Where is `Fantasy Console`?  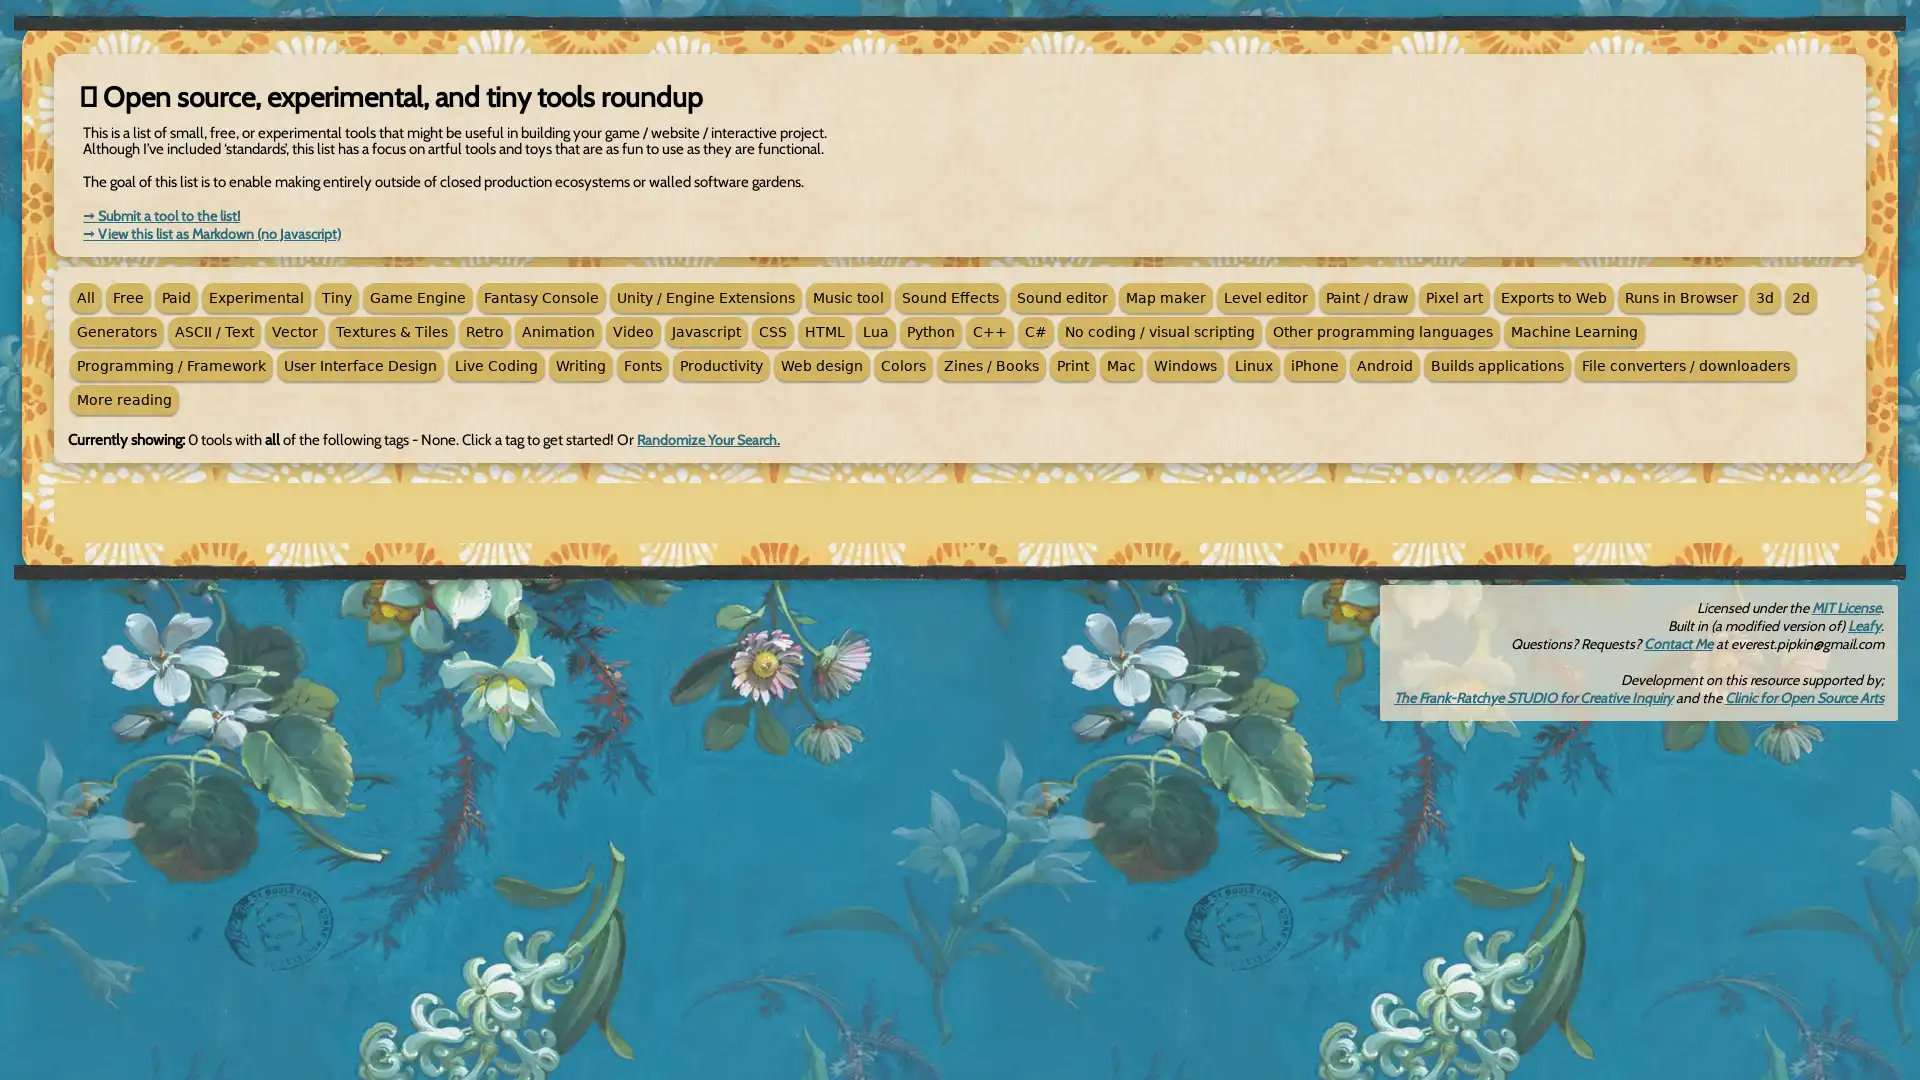
Fantasy Console is located at coordinates (541, 297).